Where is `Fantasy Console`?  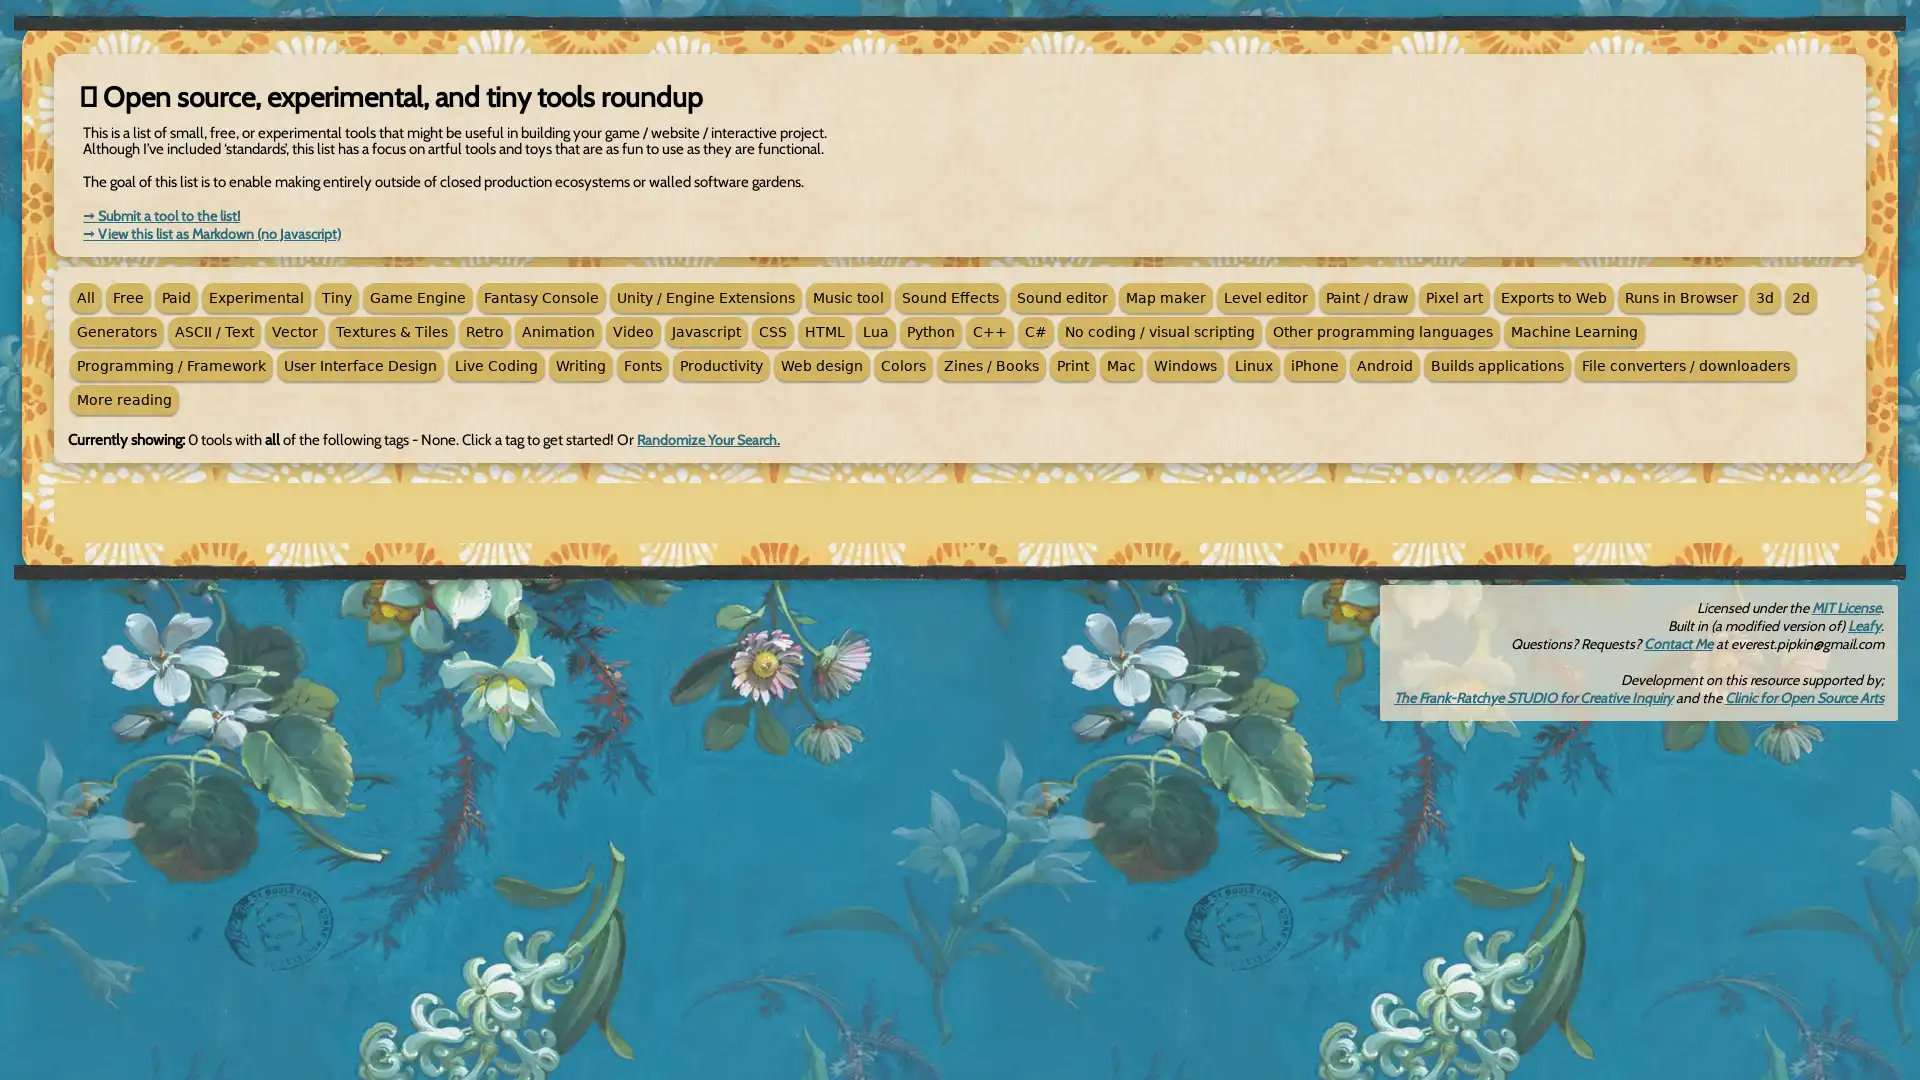
Fantasy Console is located at coordinates (541, 297).